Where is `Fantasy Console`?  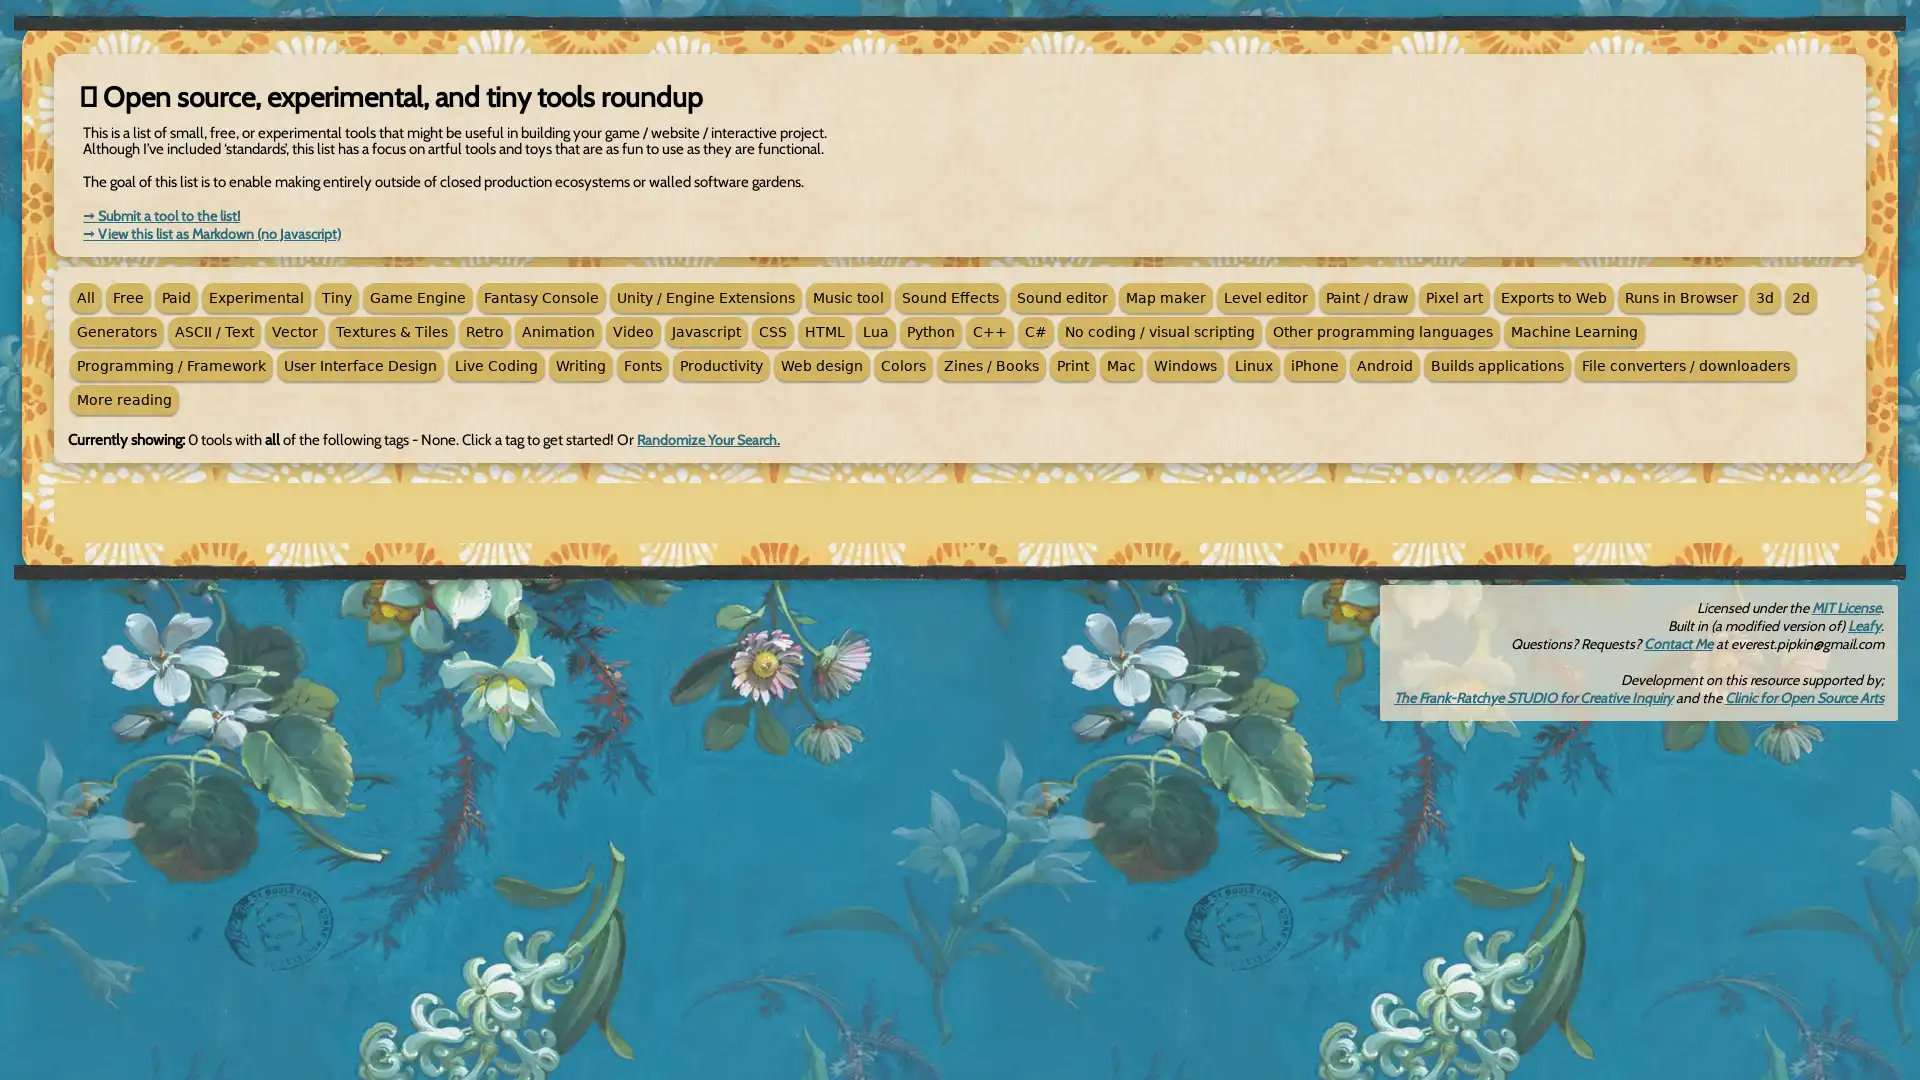
Fantasy Console is located at coordinates (541, 297).